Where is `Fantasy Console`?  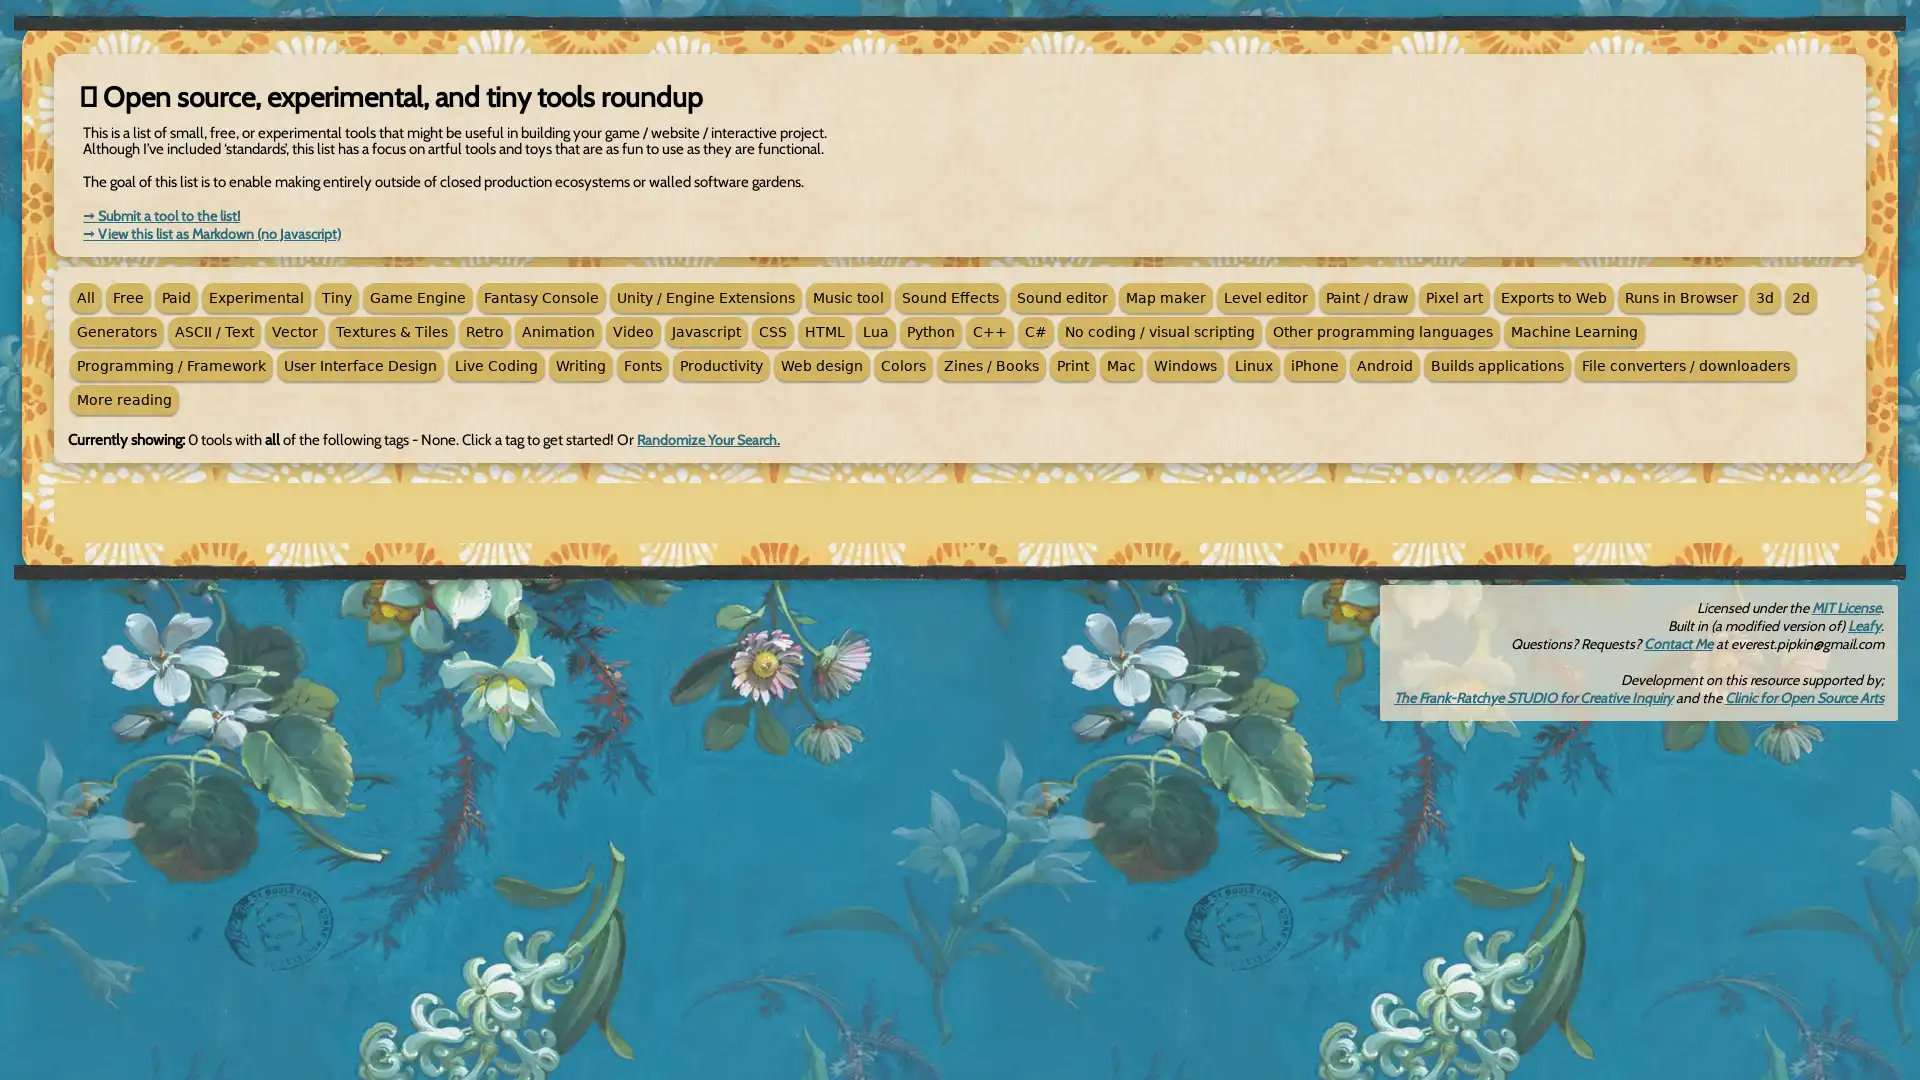
Fantasy Console is located at coordinates (541, 297).